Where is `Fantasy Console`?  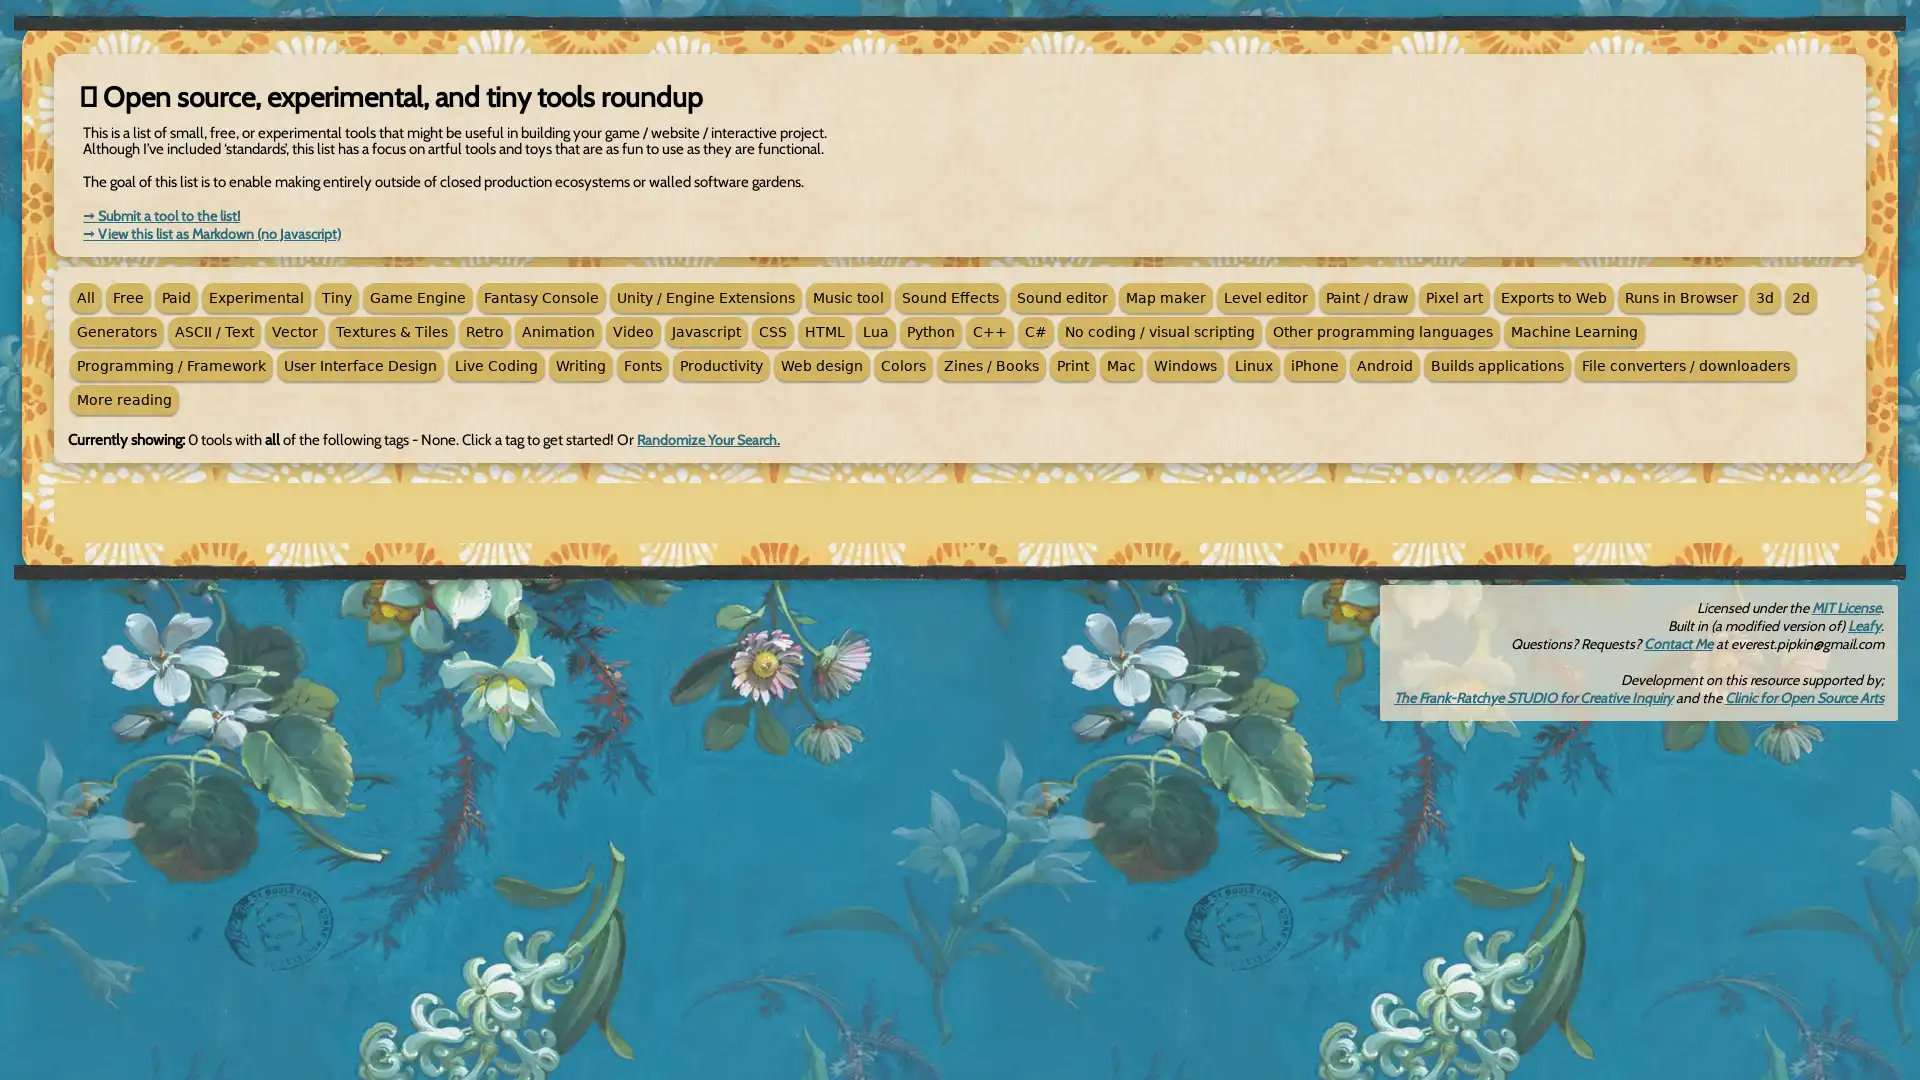
Fantasy Console is located at coordinates (541, 297).